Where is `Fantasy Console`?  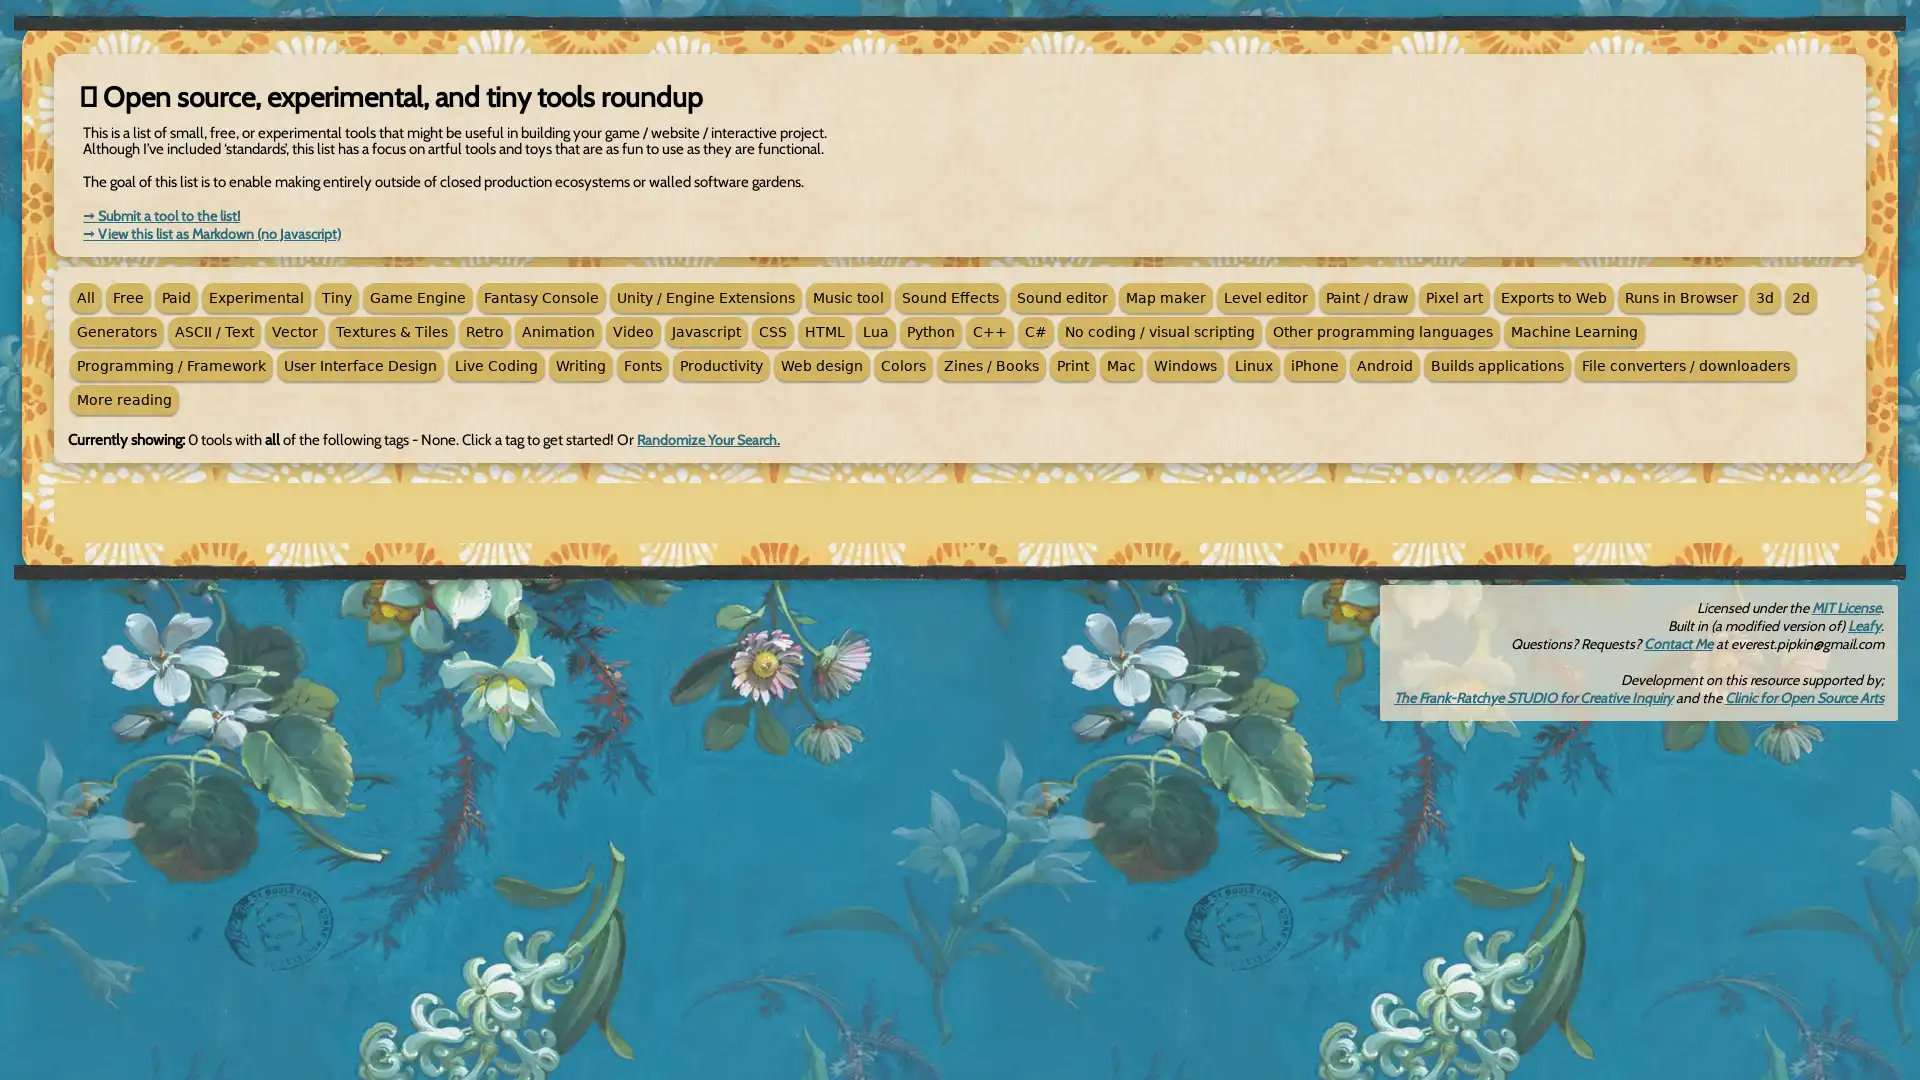
Fantasy Console is located at coordinates (541, 297).